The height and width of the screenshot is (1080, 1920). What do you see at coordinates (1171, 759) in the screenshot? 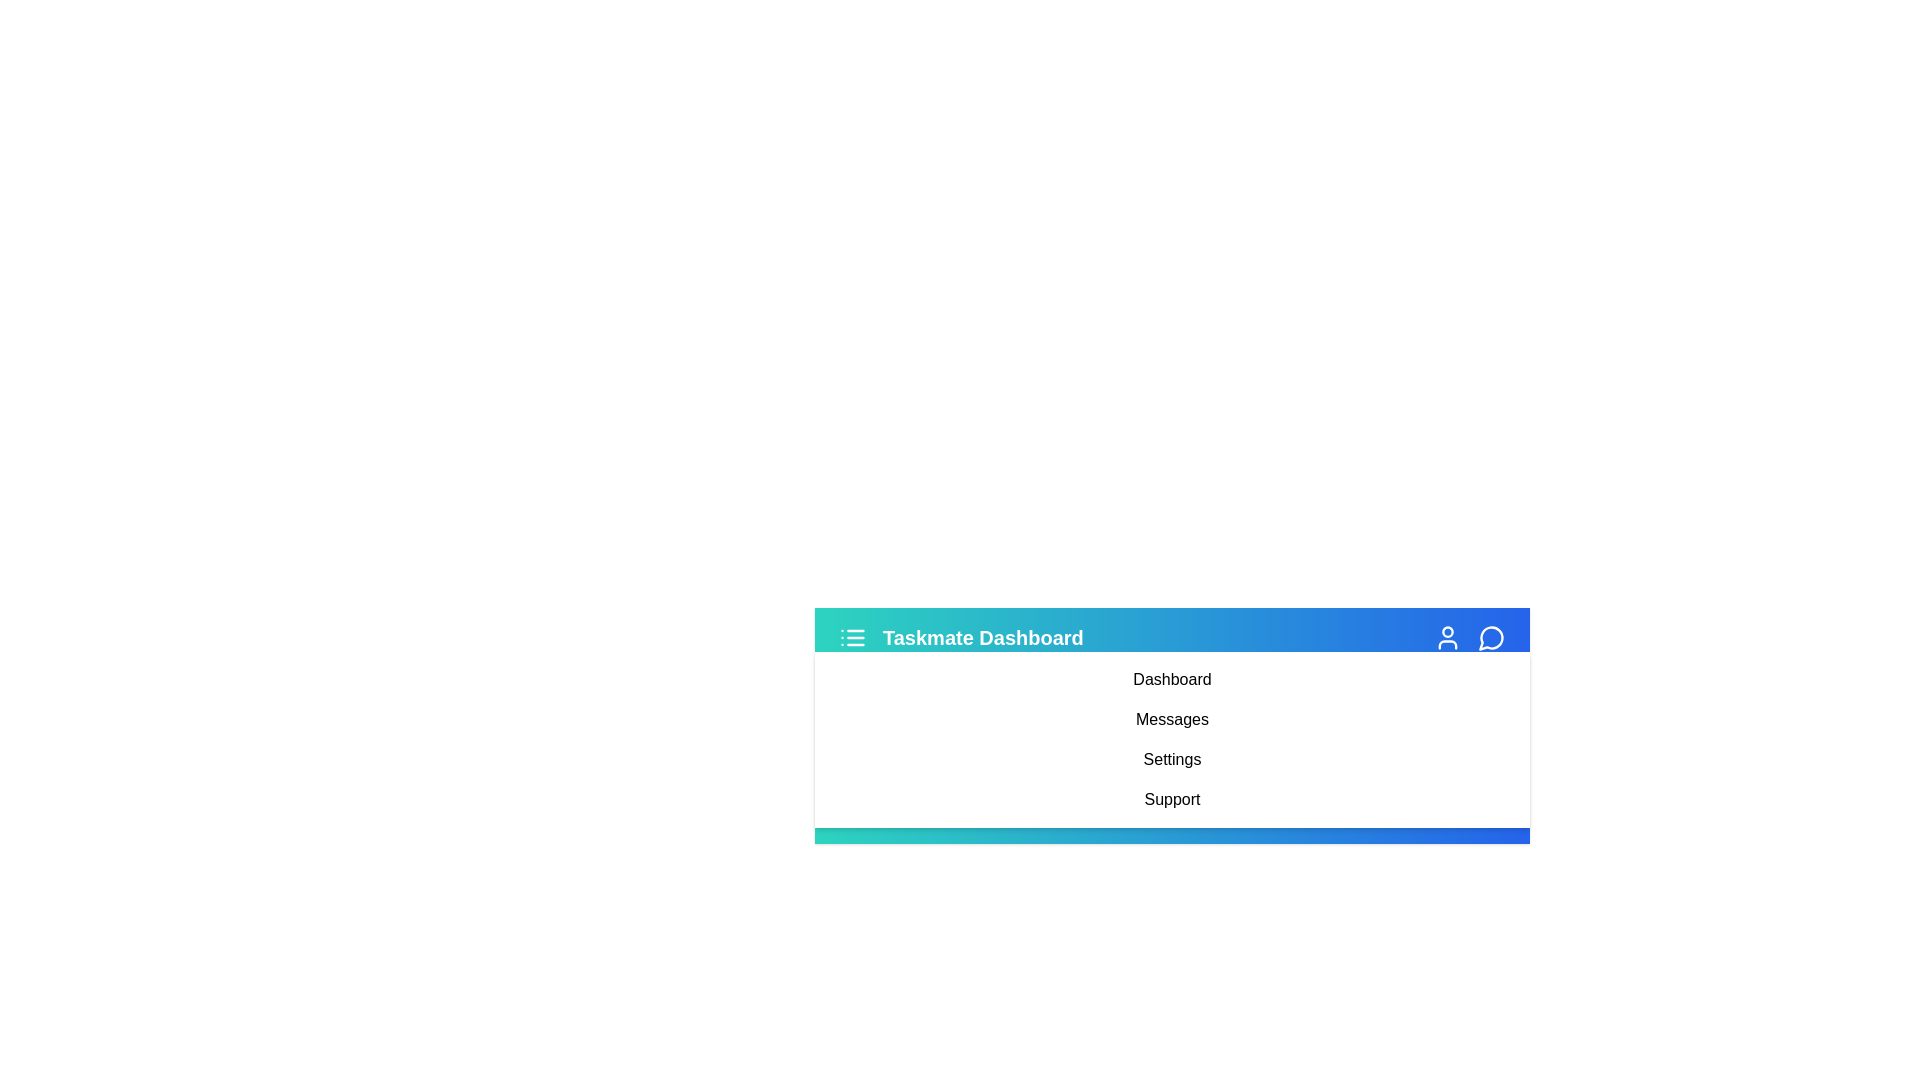
I see `the 'Settings' link in the sidebar` at bounding box center [1171, 759].